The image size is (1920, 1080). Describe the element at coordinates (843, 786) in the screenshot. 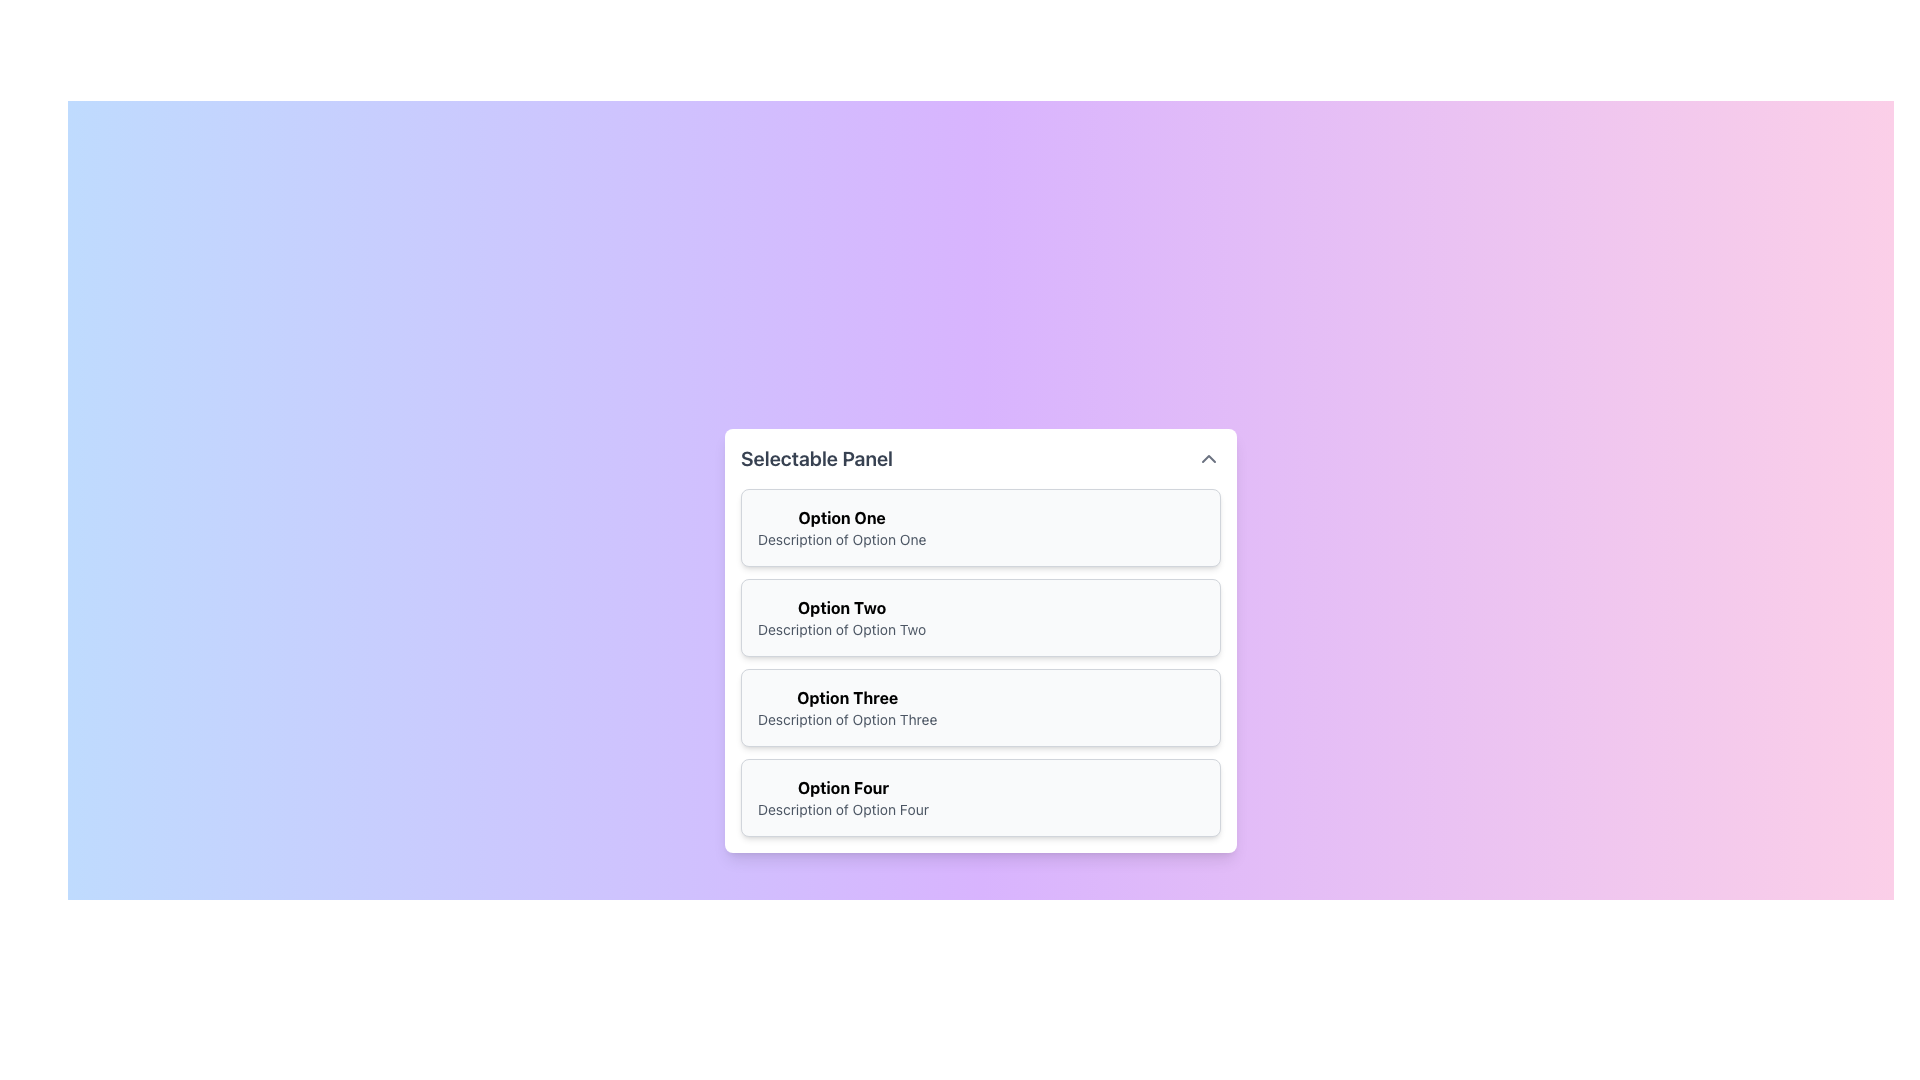

I see `text label displaying 'Option Four' located at the center of the bottom item in the selectable panel` at that location.